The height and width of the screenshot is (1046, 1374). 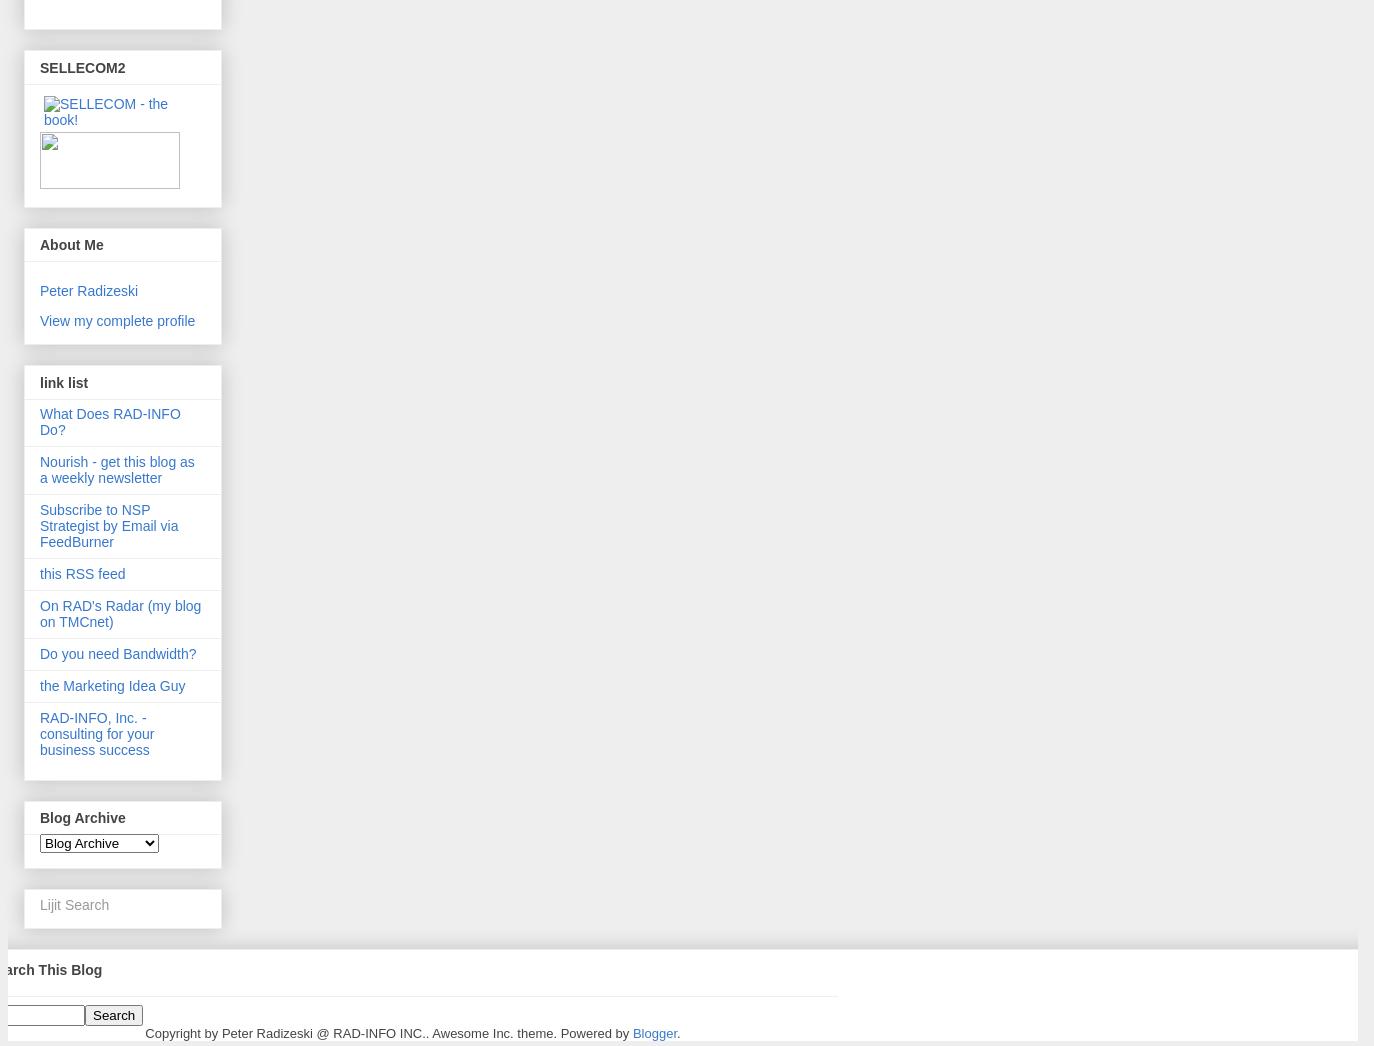 What do you see at coordinates (38, 468) in the screenshot?
I see `'Nourish - get this blog as a weekly newsletter'` at bounding box center [38, 468].